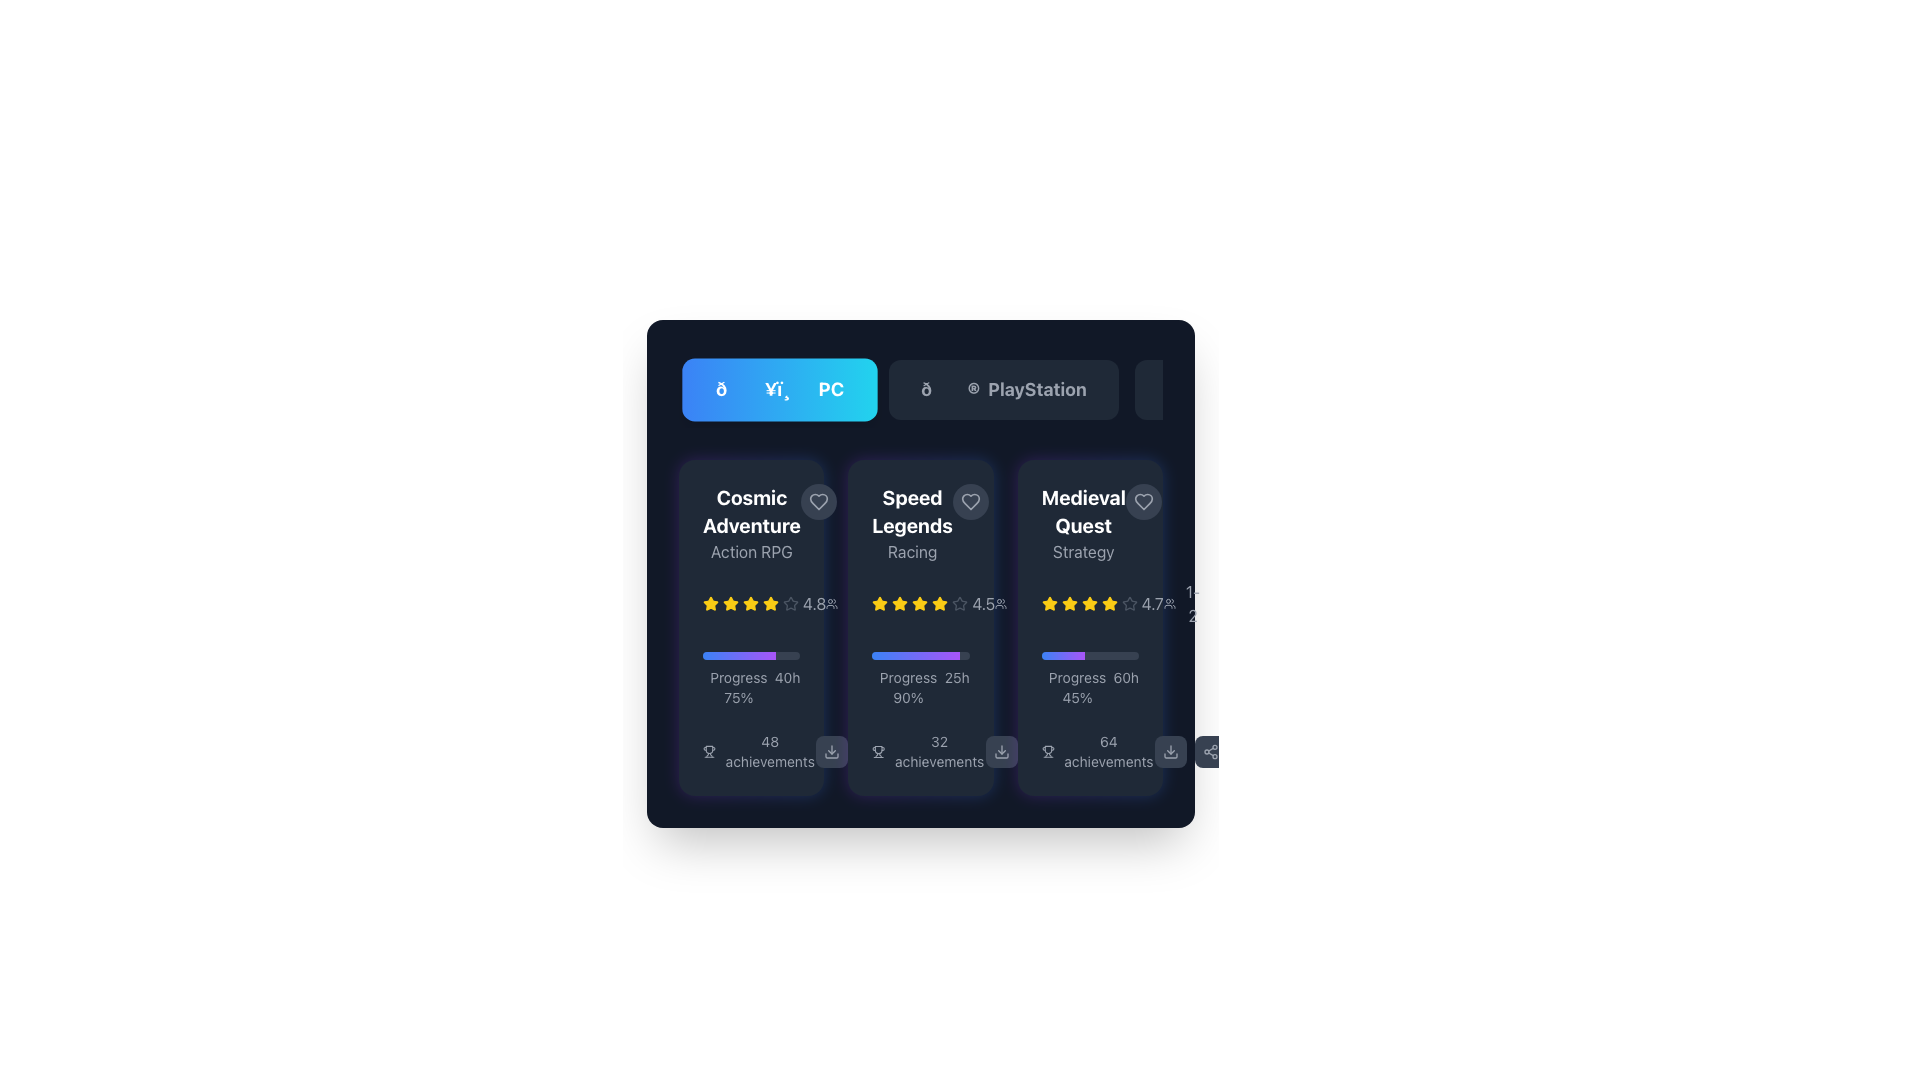 This screenshot has width=1920, height=1080. Describe the element at coordinates (1209, 752) in the screenshot. I see `the interactive button with a share icon, styled with a dark gray background and rounded corners, located at the bottom right corner of the interface` at that location.